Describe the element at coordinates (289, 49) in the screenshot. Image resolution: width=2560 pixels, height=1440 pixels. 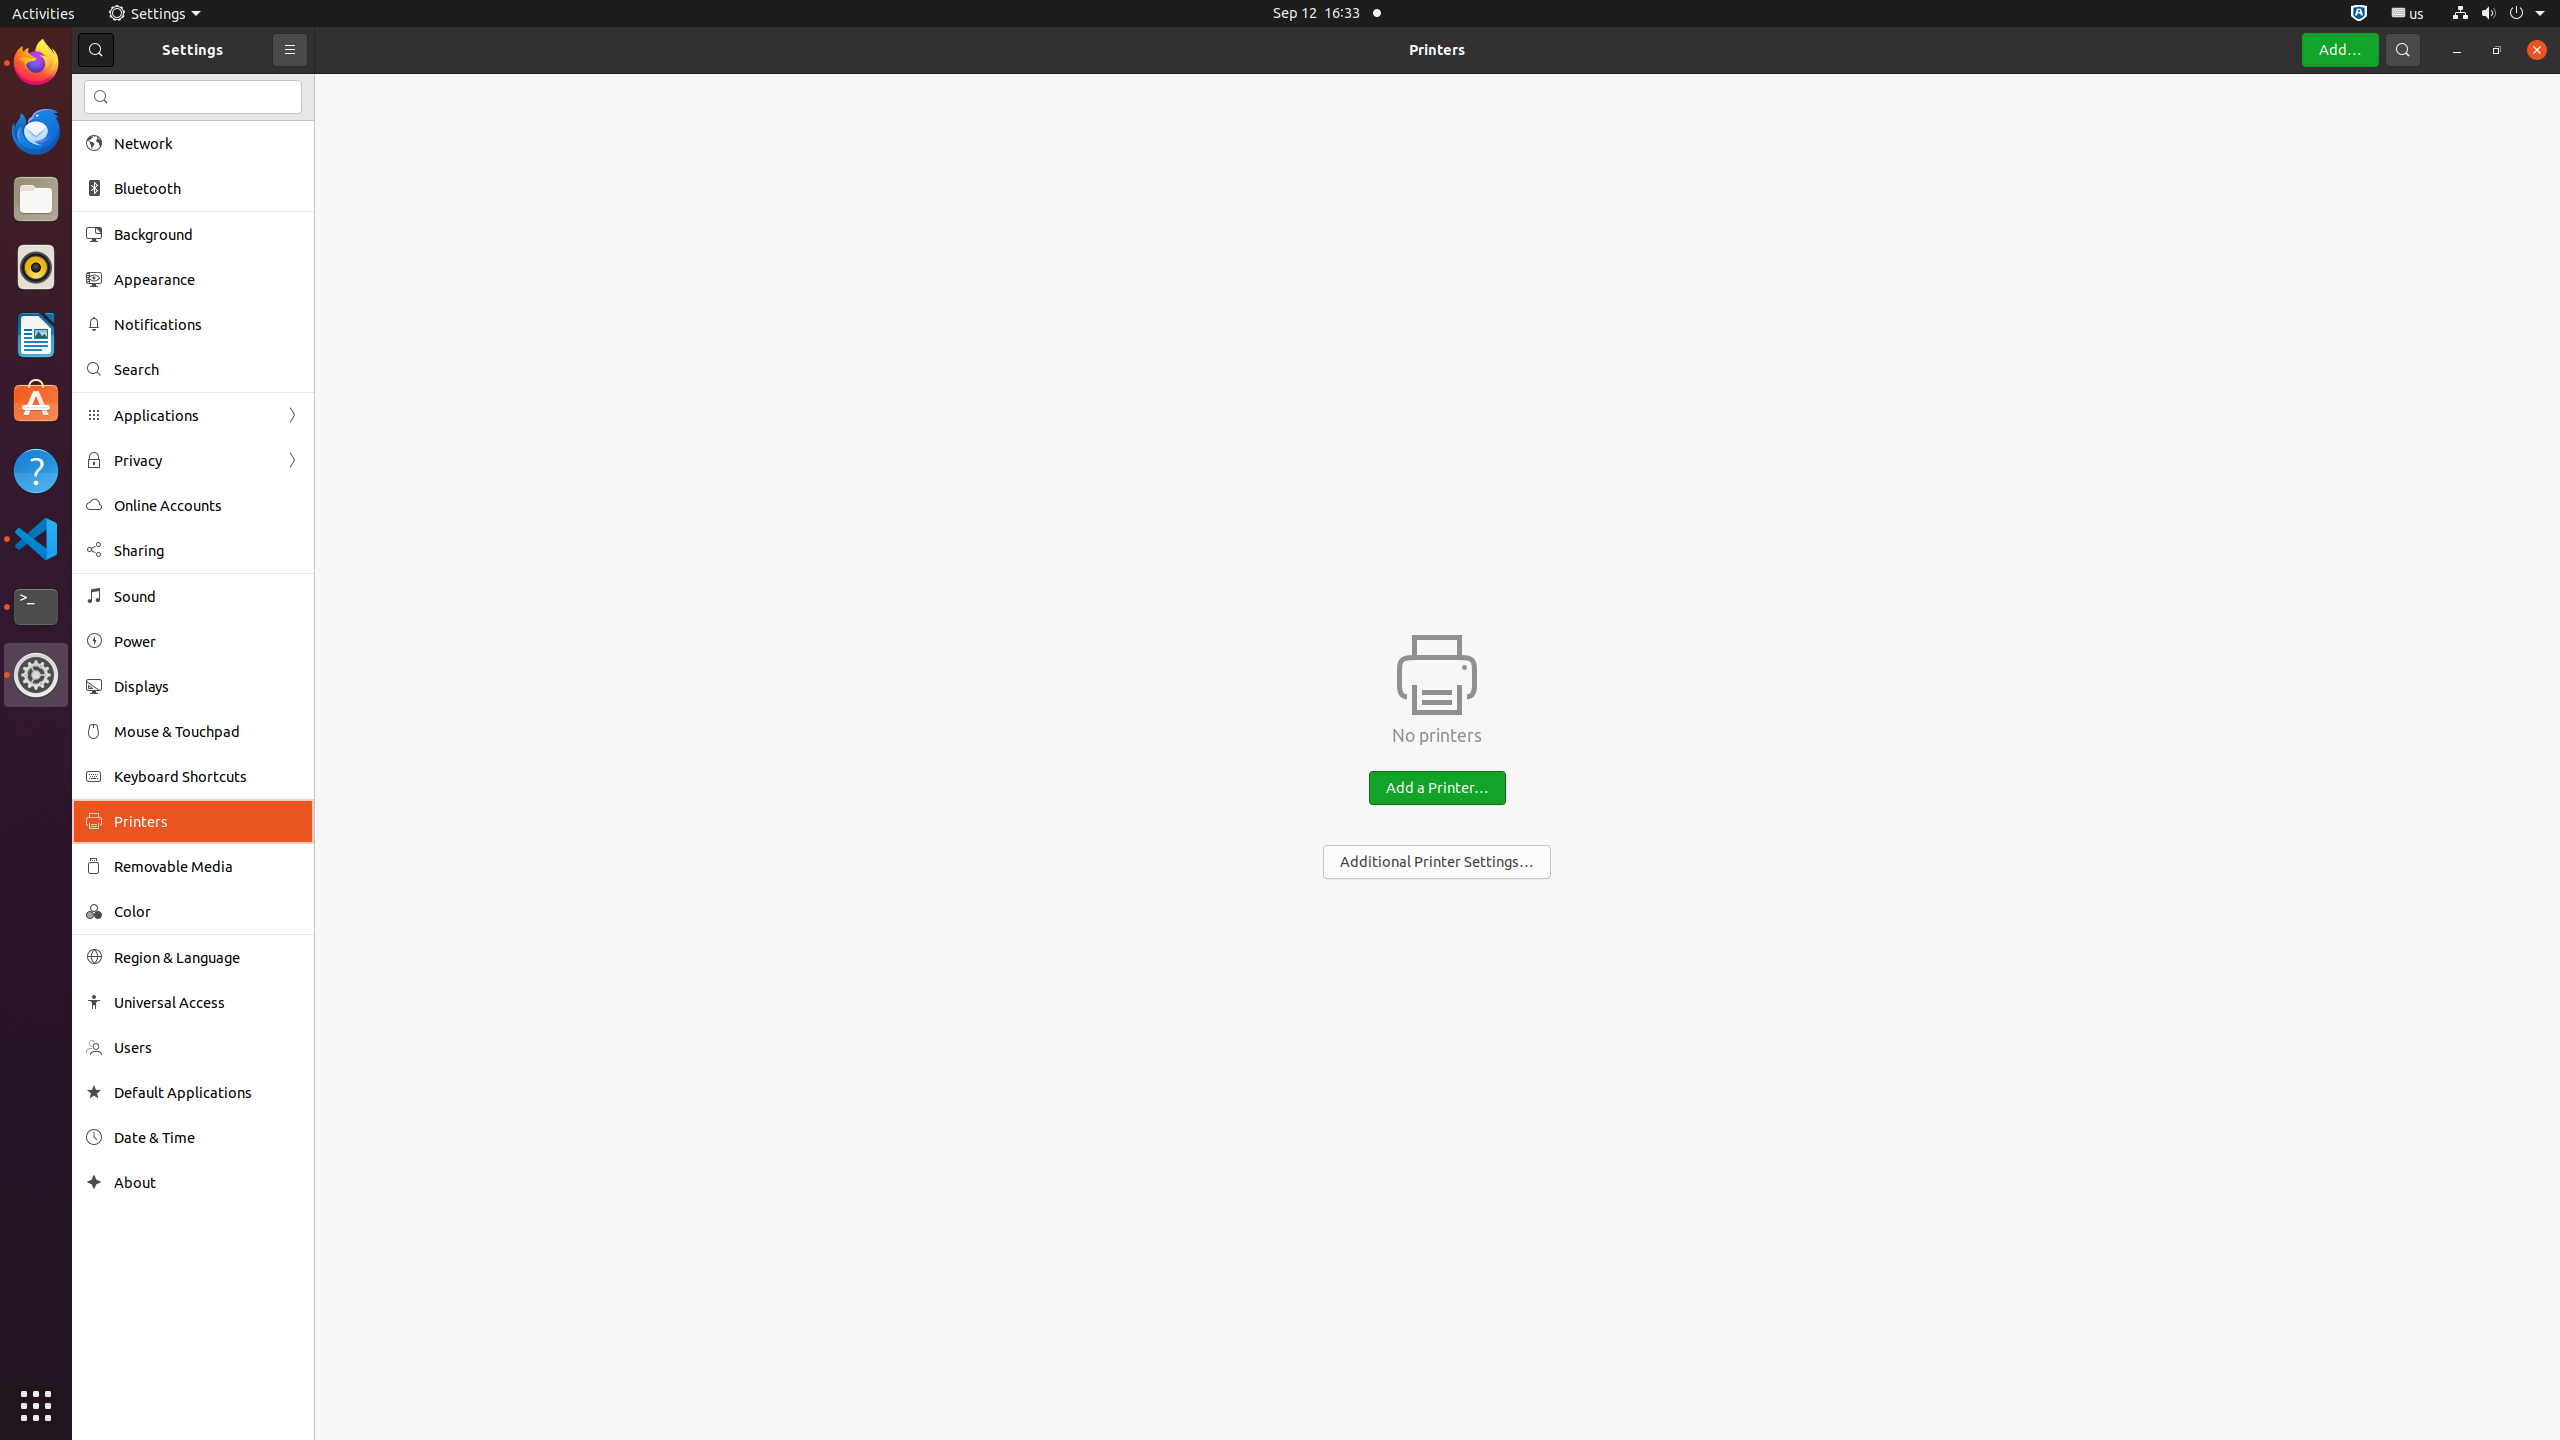
I see `'Primary Menu'` at that location.